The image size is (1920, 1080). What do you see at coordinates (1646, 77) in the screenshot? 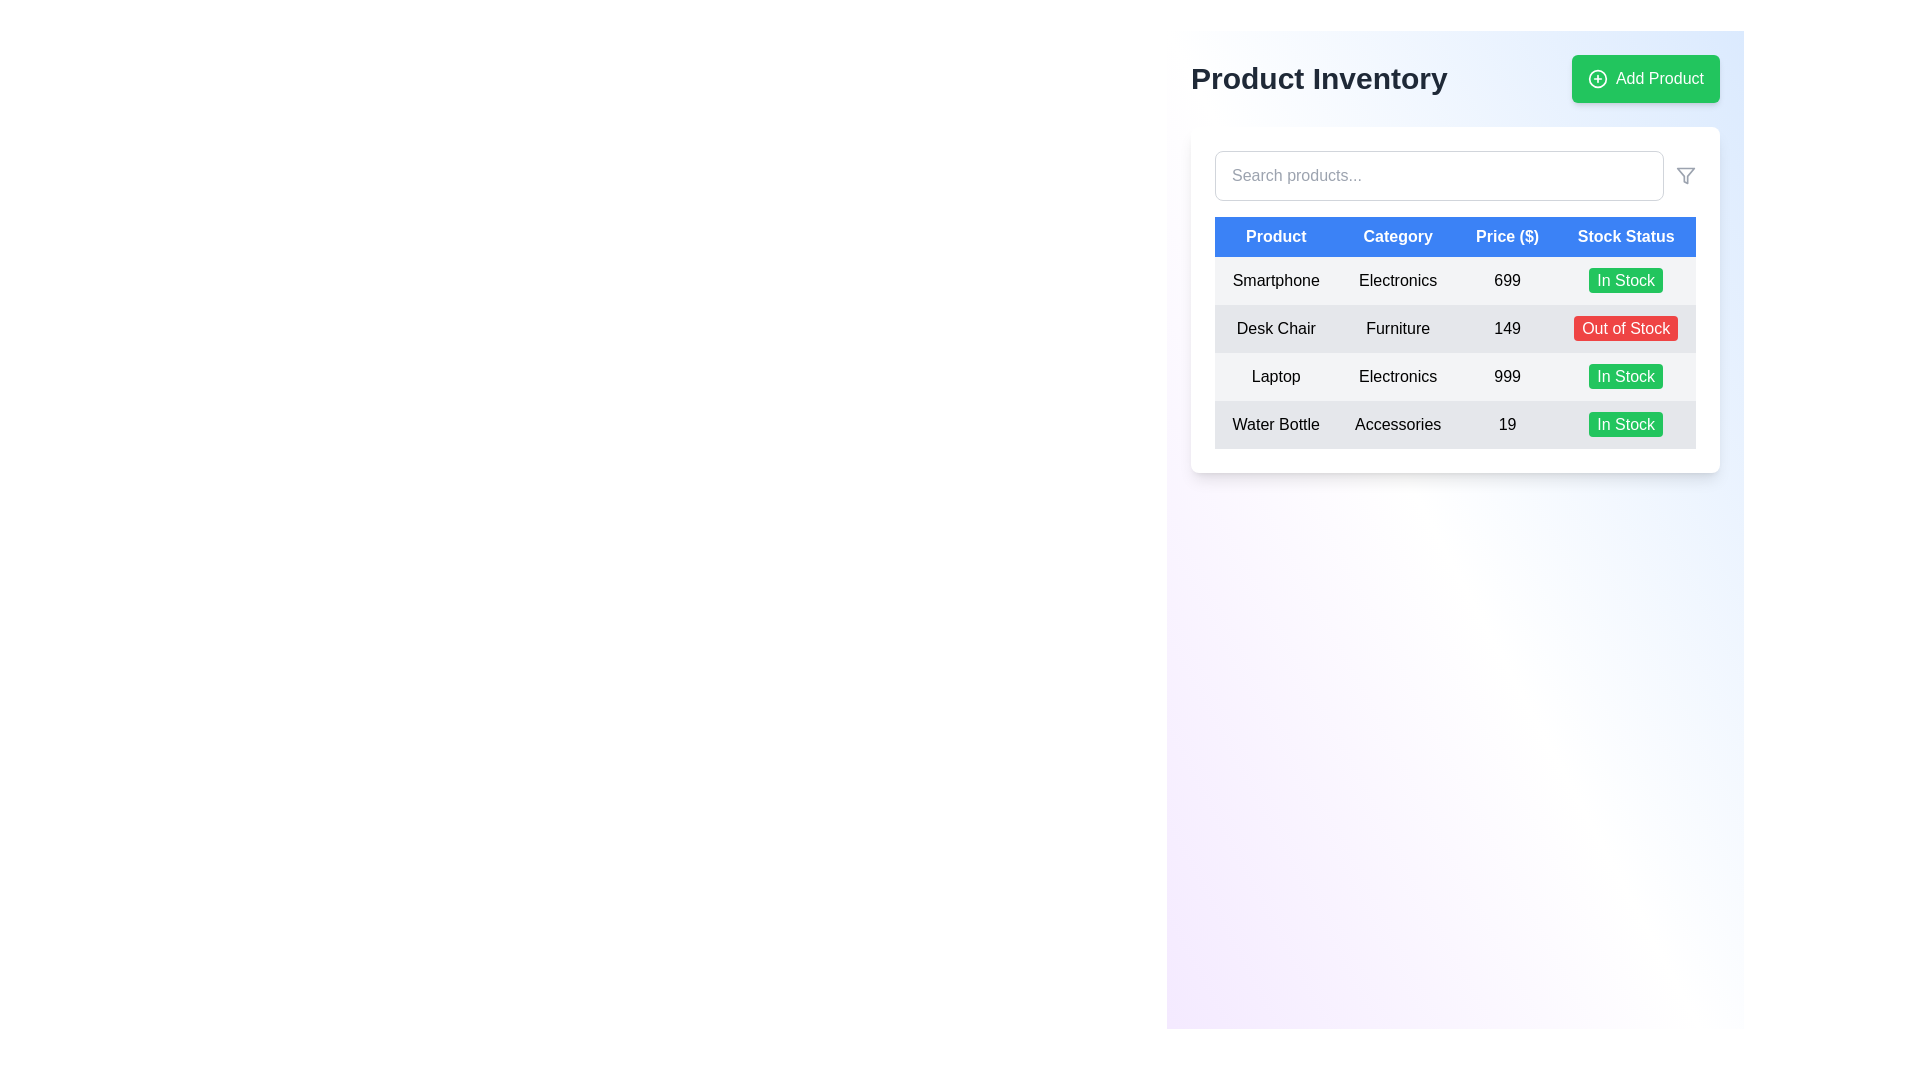
I see `the 'Add Product' button, a green rectangular button with rounded corners, white text, and a plus sign icon, to initiate the product addition process` at bounding box center [1646, 77].